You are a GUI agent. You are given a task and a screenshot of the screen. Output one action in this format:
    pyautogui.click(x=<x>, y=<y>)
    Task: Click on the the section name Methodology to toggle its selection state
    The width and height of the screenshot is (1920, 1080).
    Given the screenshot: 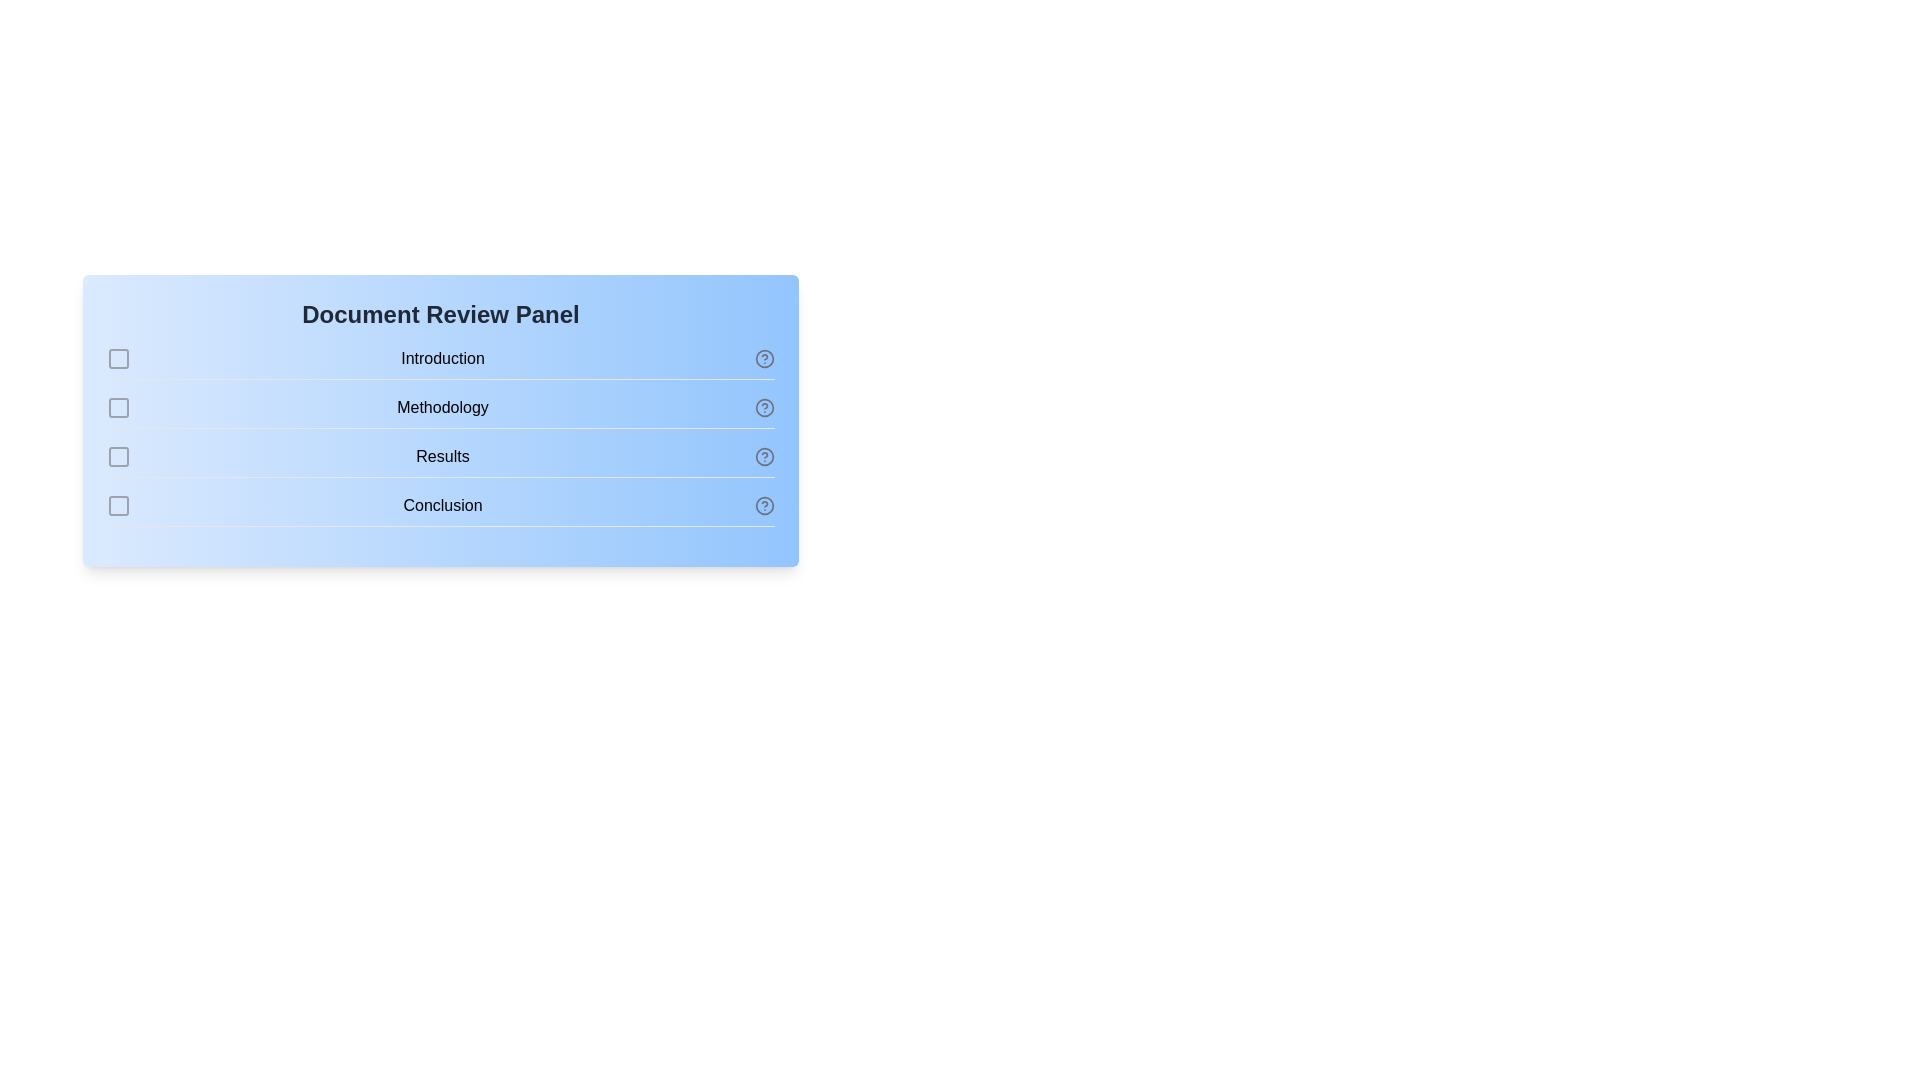 What is the action you would take?
    pyautogui.click(x=440, y=411)
    